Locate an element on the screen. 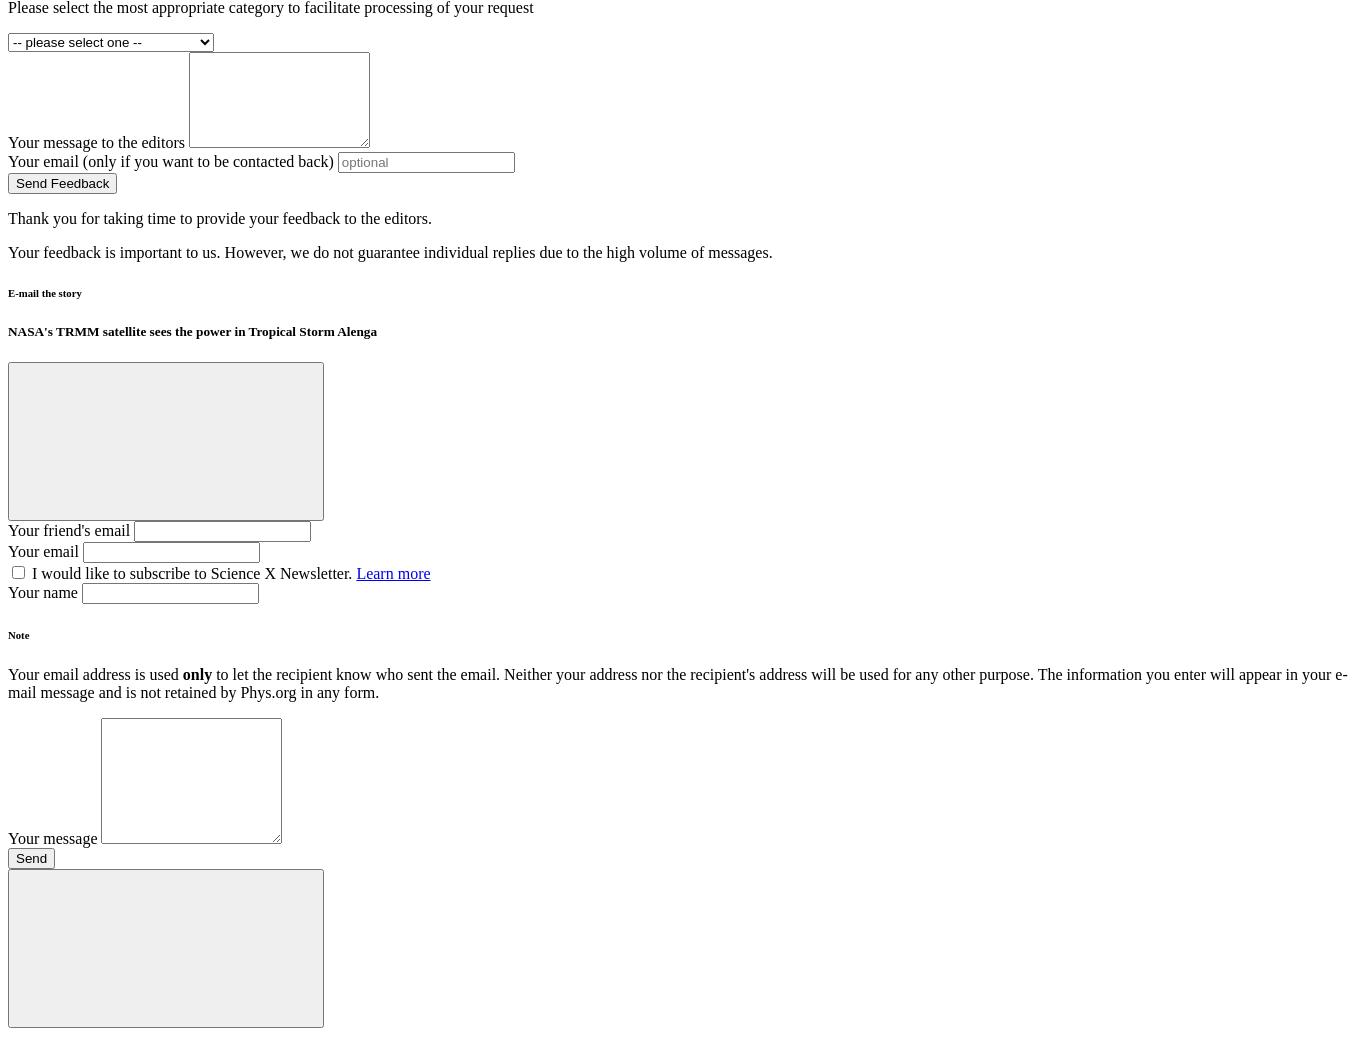 The image size is (1366, 1041). 'Your name' is located at coordinates (42, 591).